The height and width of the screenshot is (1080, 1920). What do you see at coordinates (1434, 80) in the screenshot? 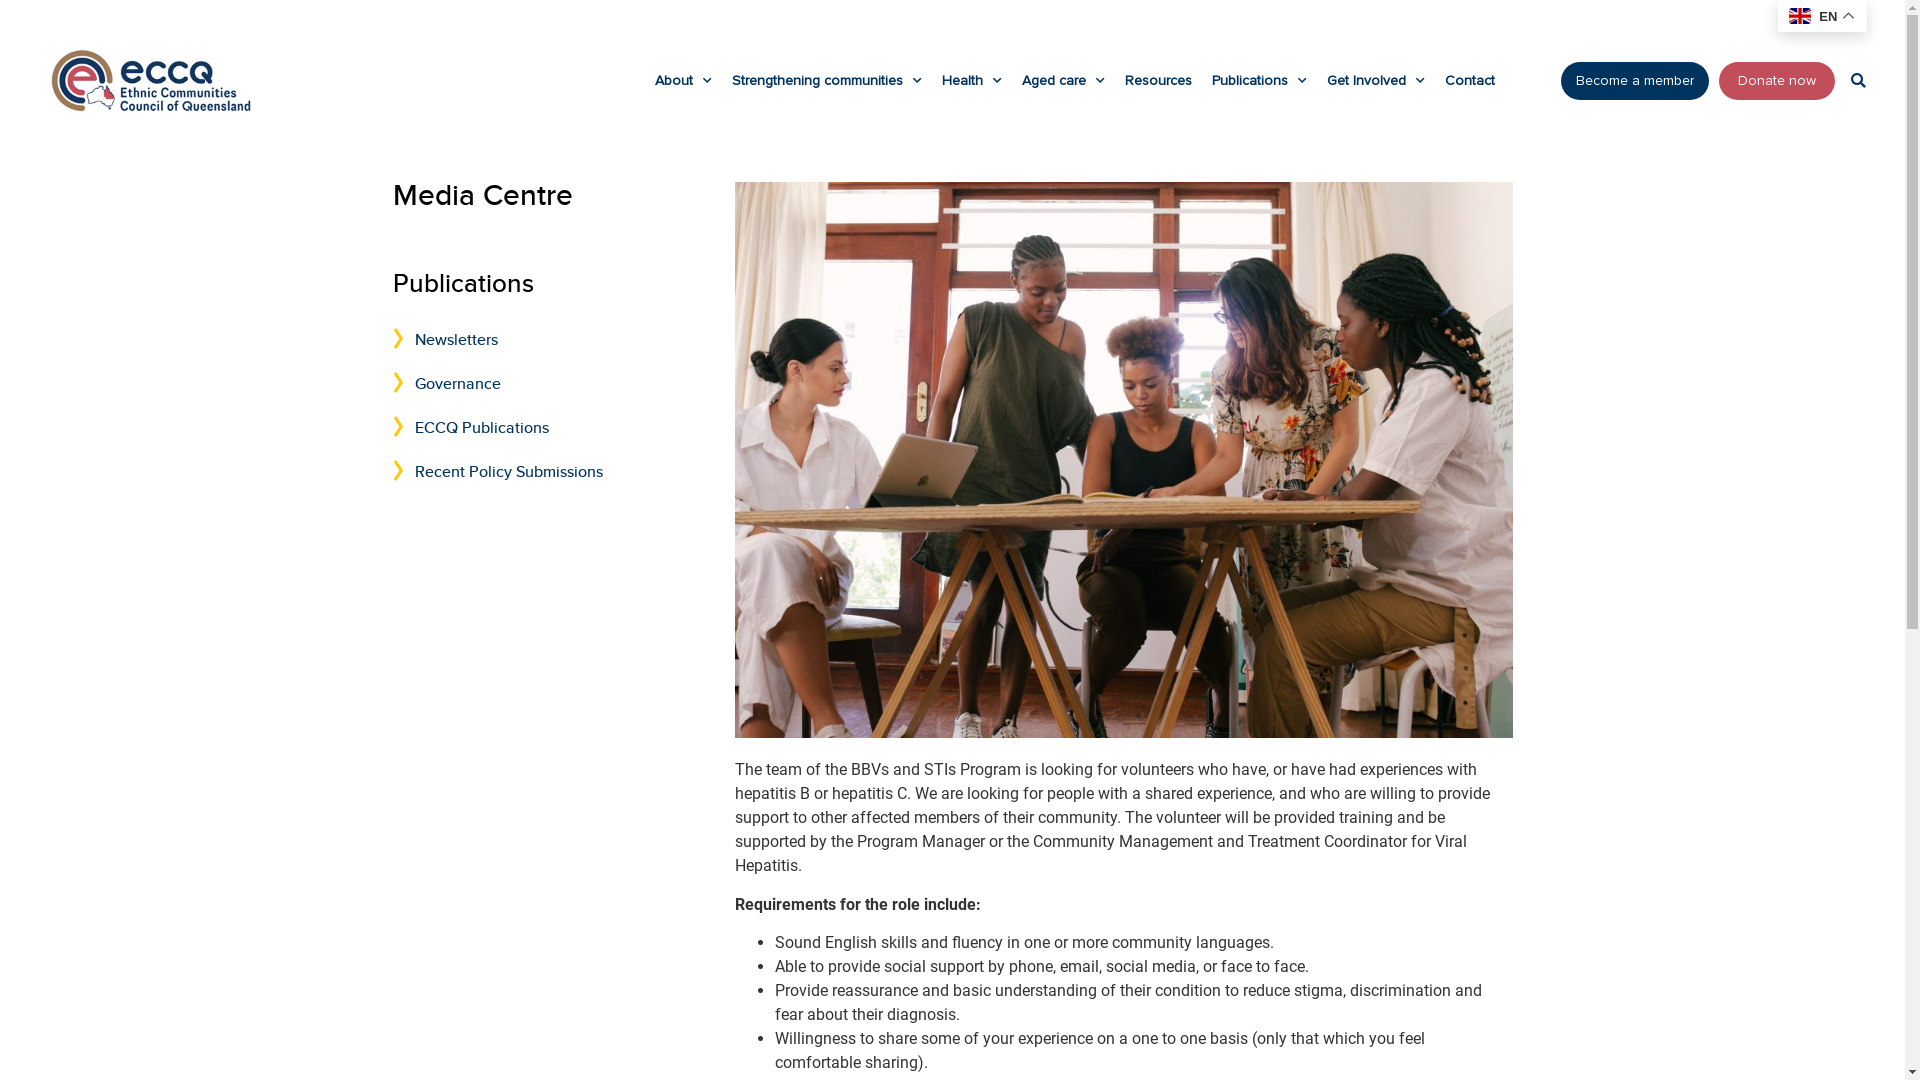
I see `'Contact'` at bounding box center [1434, 80].